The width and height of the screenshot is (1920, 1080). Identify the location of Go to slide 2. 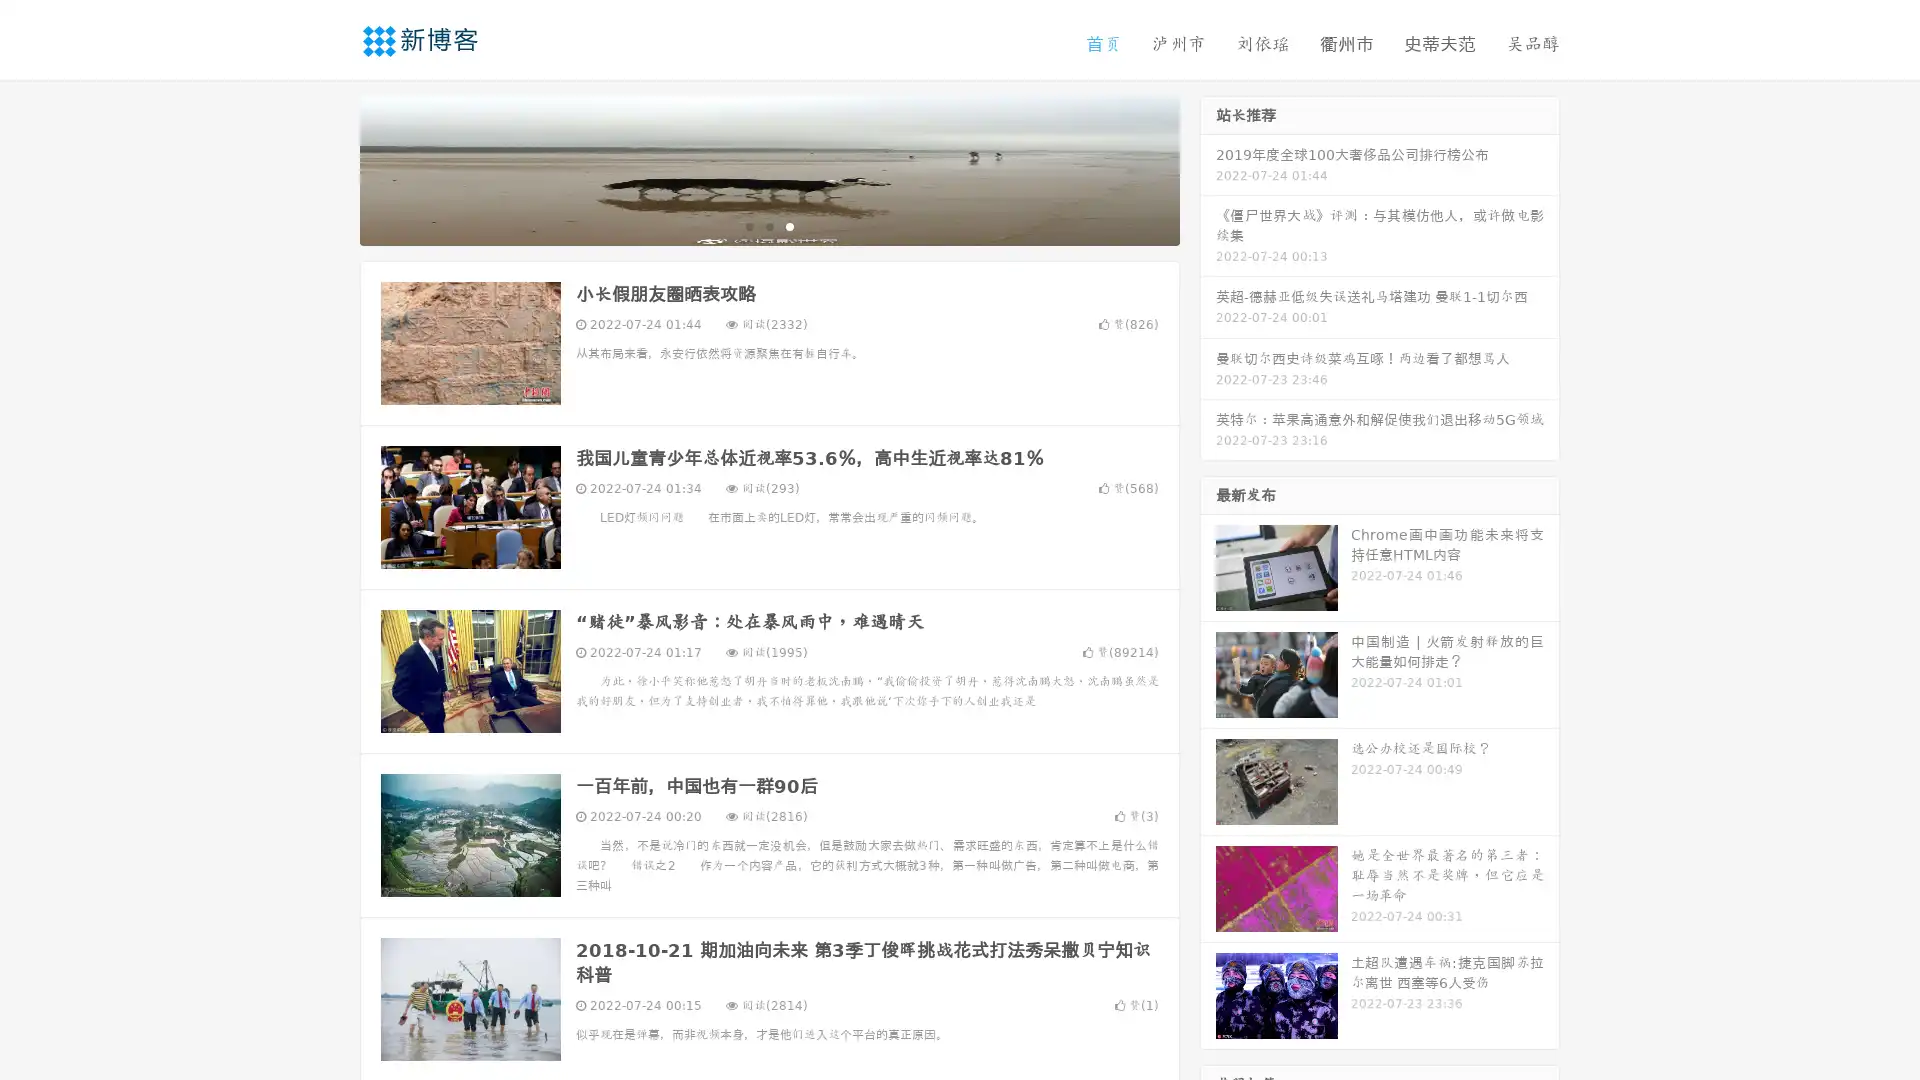
(768, 225).